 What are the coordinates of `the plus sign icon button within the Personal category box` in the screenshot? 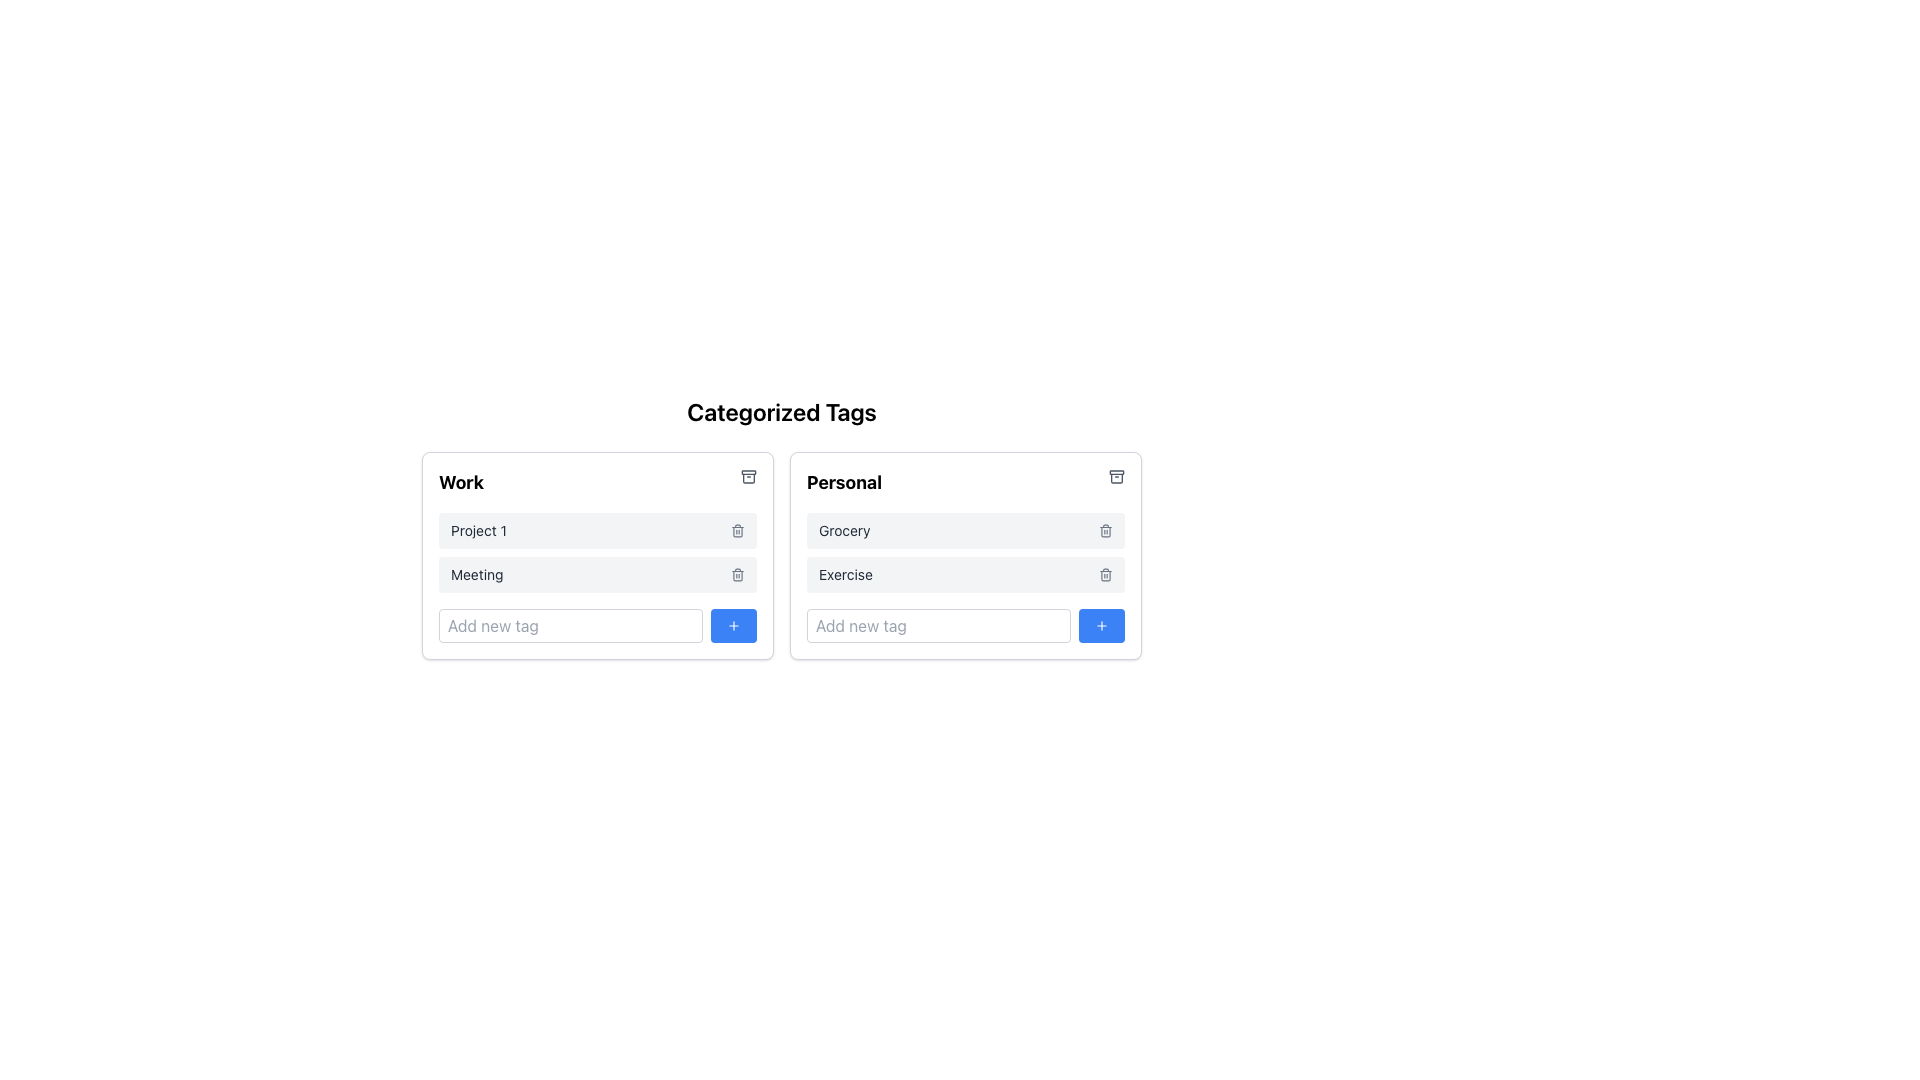 It's located at (1101, 624).